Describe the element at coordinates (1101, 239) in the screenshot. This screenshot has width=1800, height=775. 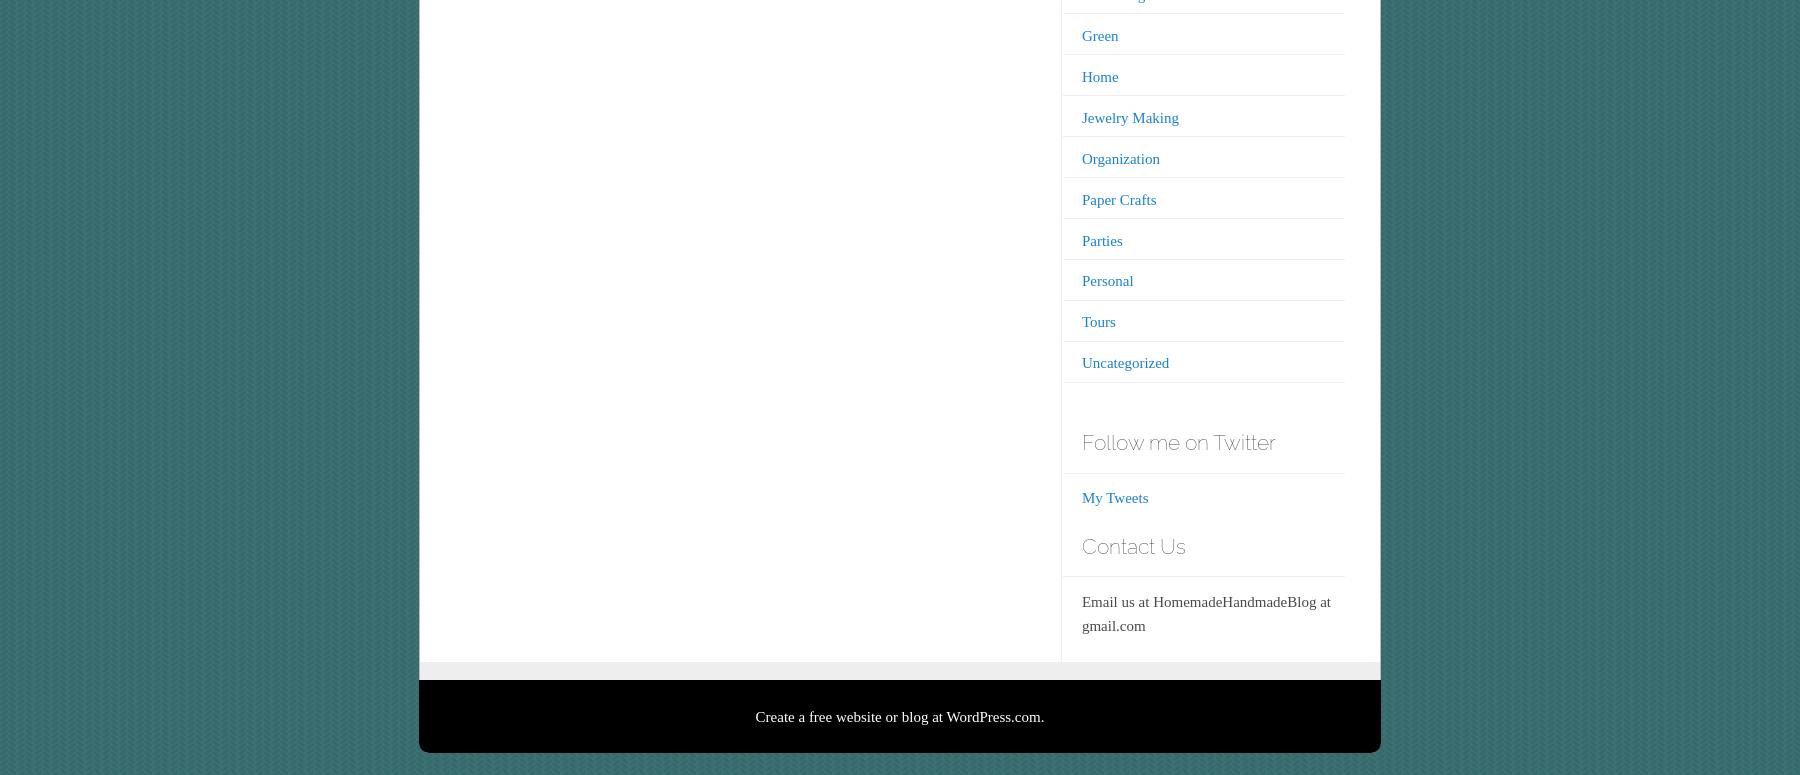
I see `'Parties'` at that location.